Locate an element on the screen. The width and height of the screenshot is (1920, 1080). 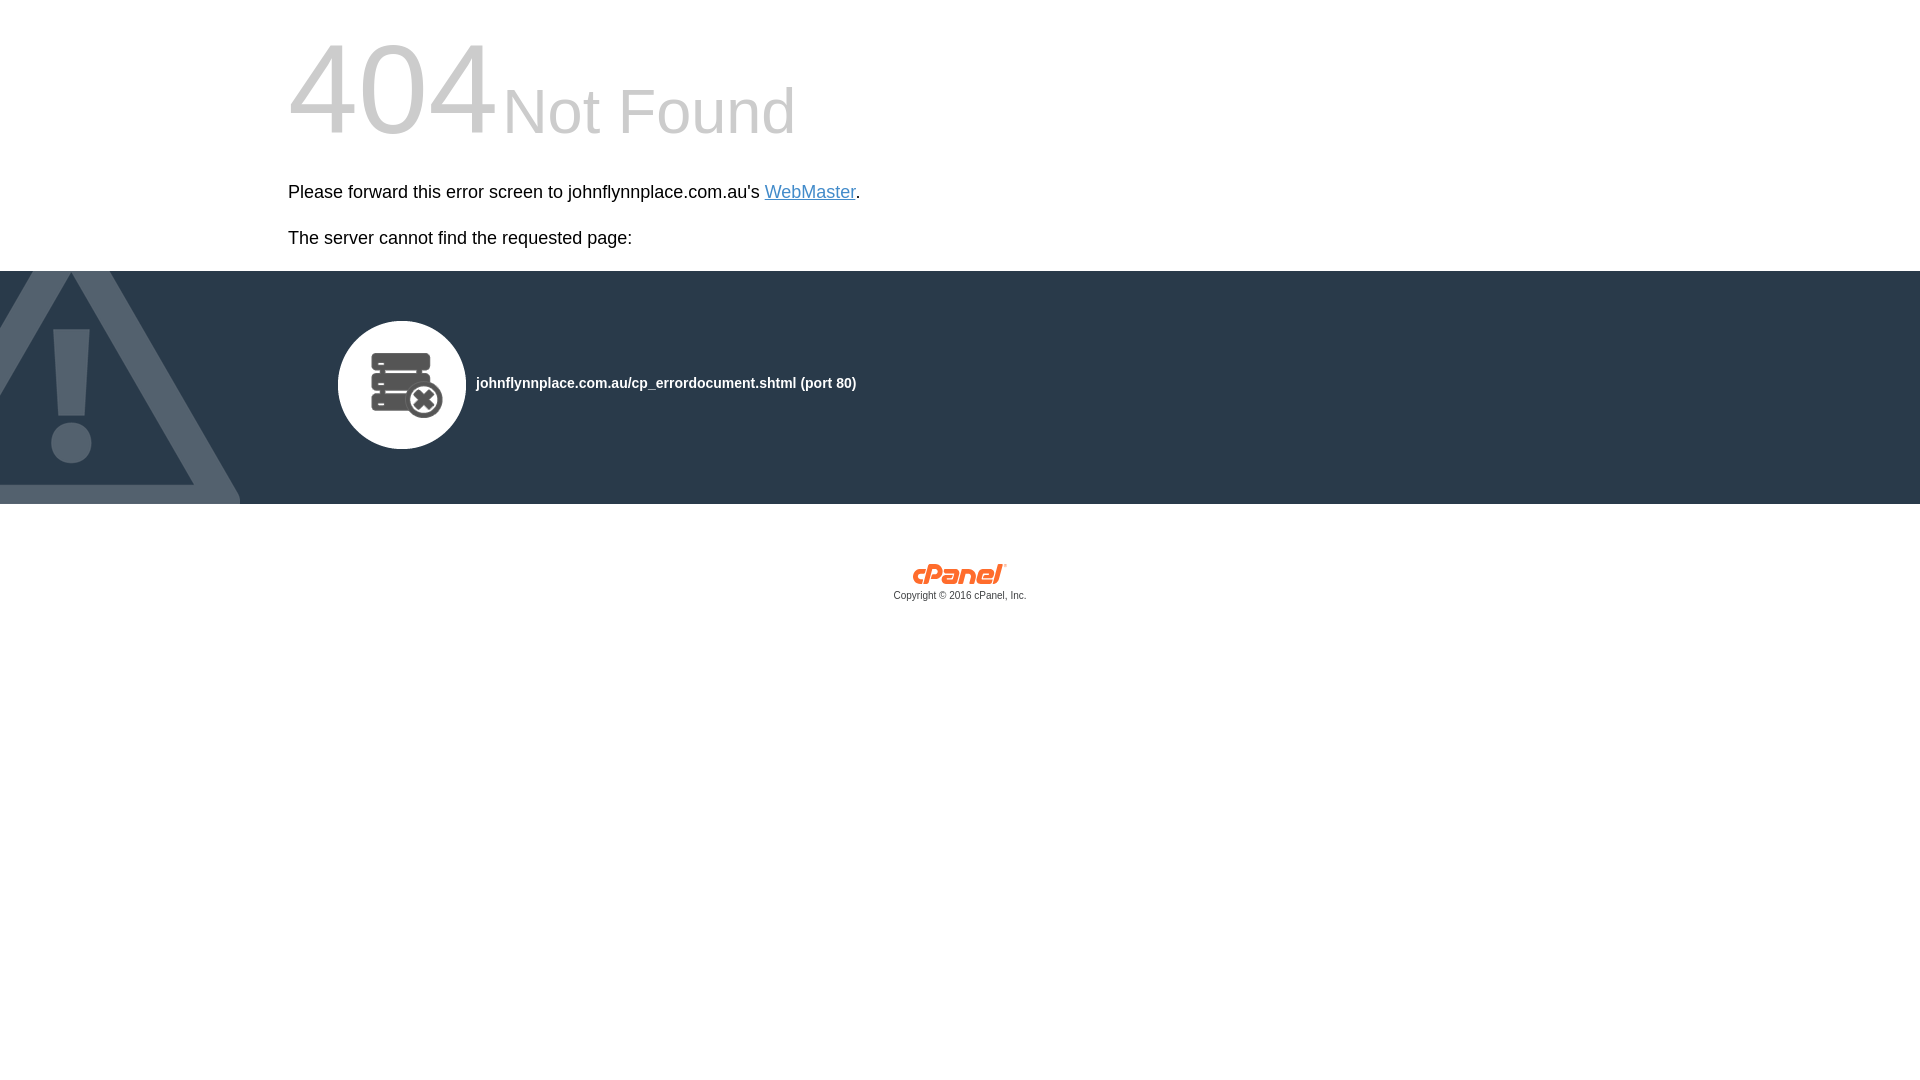
'WebMaster' is located at coordinates (763, 192).